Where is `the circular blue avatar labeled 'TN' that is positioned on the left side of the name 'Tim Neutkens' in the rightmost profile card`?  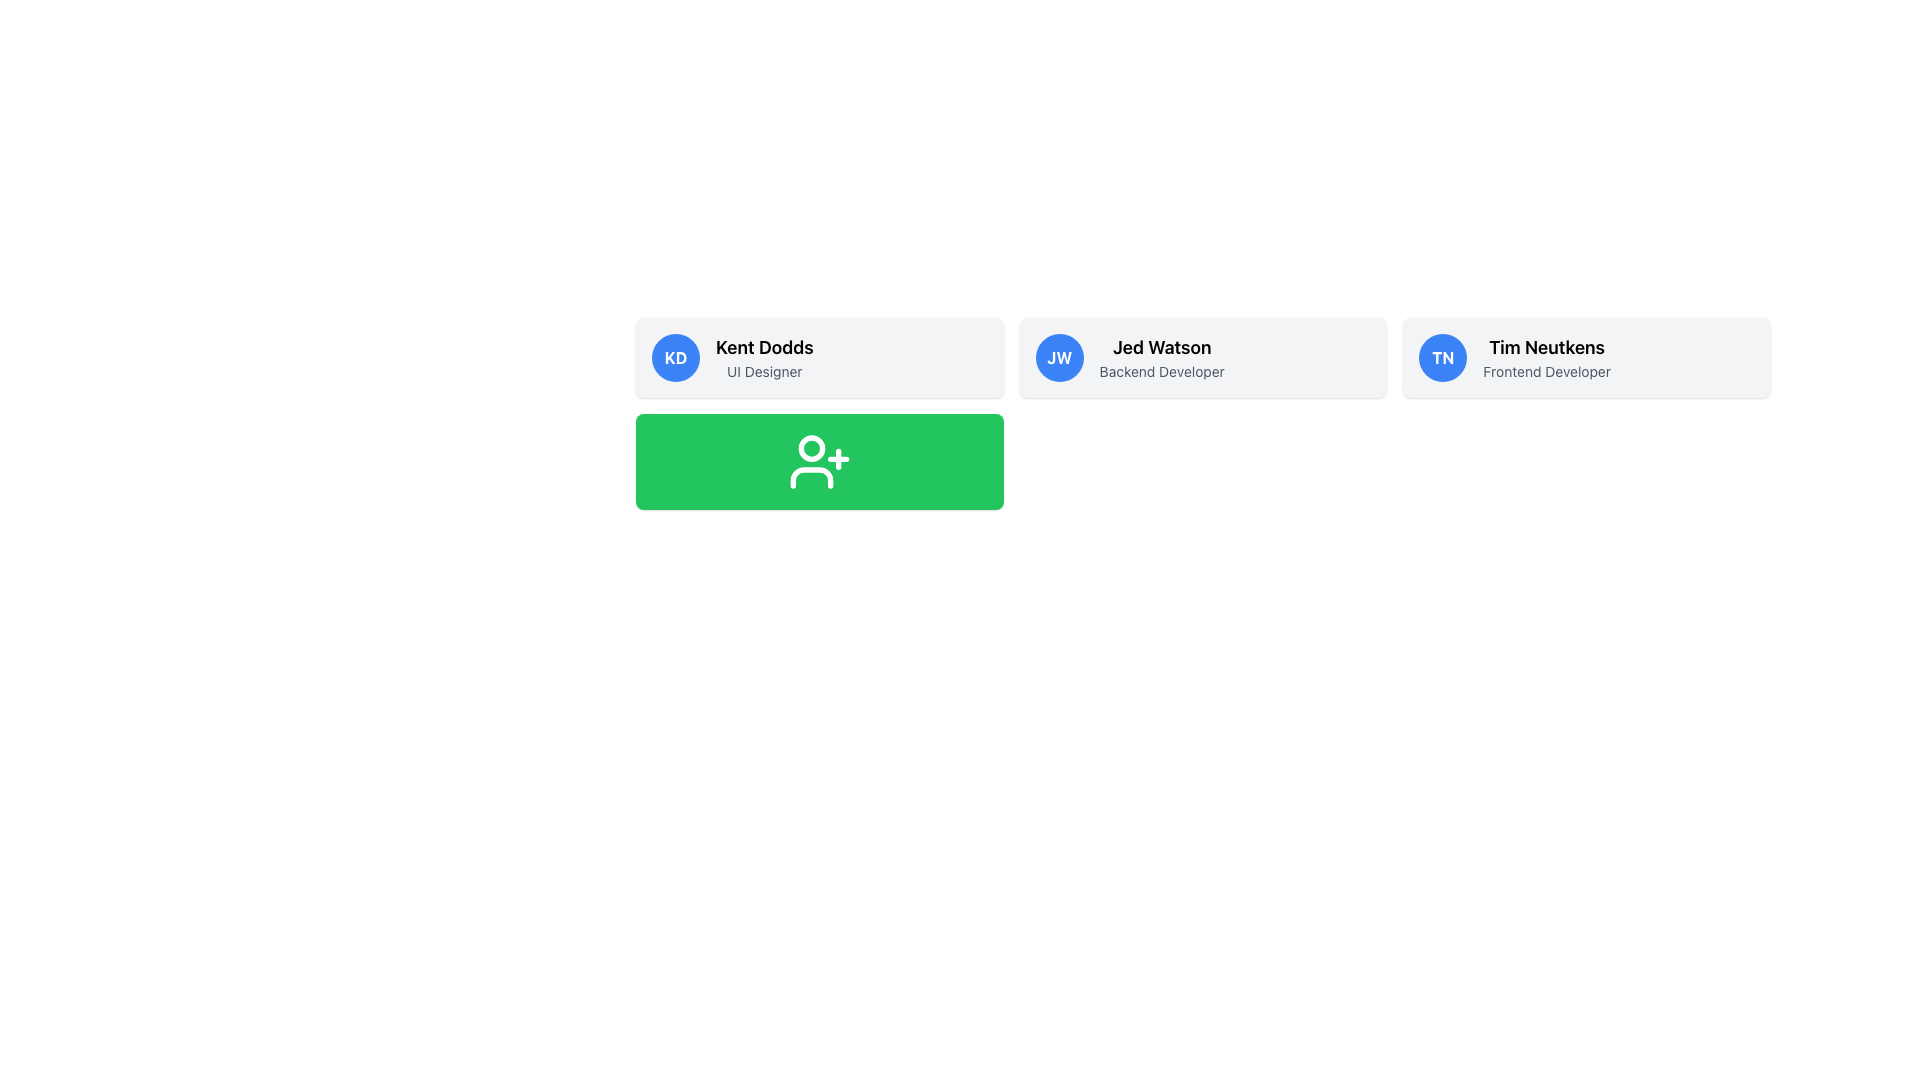 the circular blue avatar labeled 'TN' that is positioned on the left side of the name 'Tim Neutkens' in the rightmost profile card is located at coordinates (1443, 357).